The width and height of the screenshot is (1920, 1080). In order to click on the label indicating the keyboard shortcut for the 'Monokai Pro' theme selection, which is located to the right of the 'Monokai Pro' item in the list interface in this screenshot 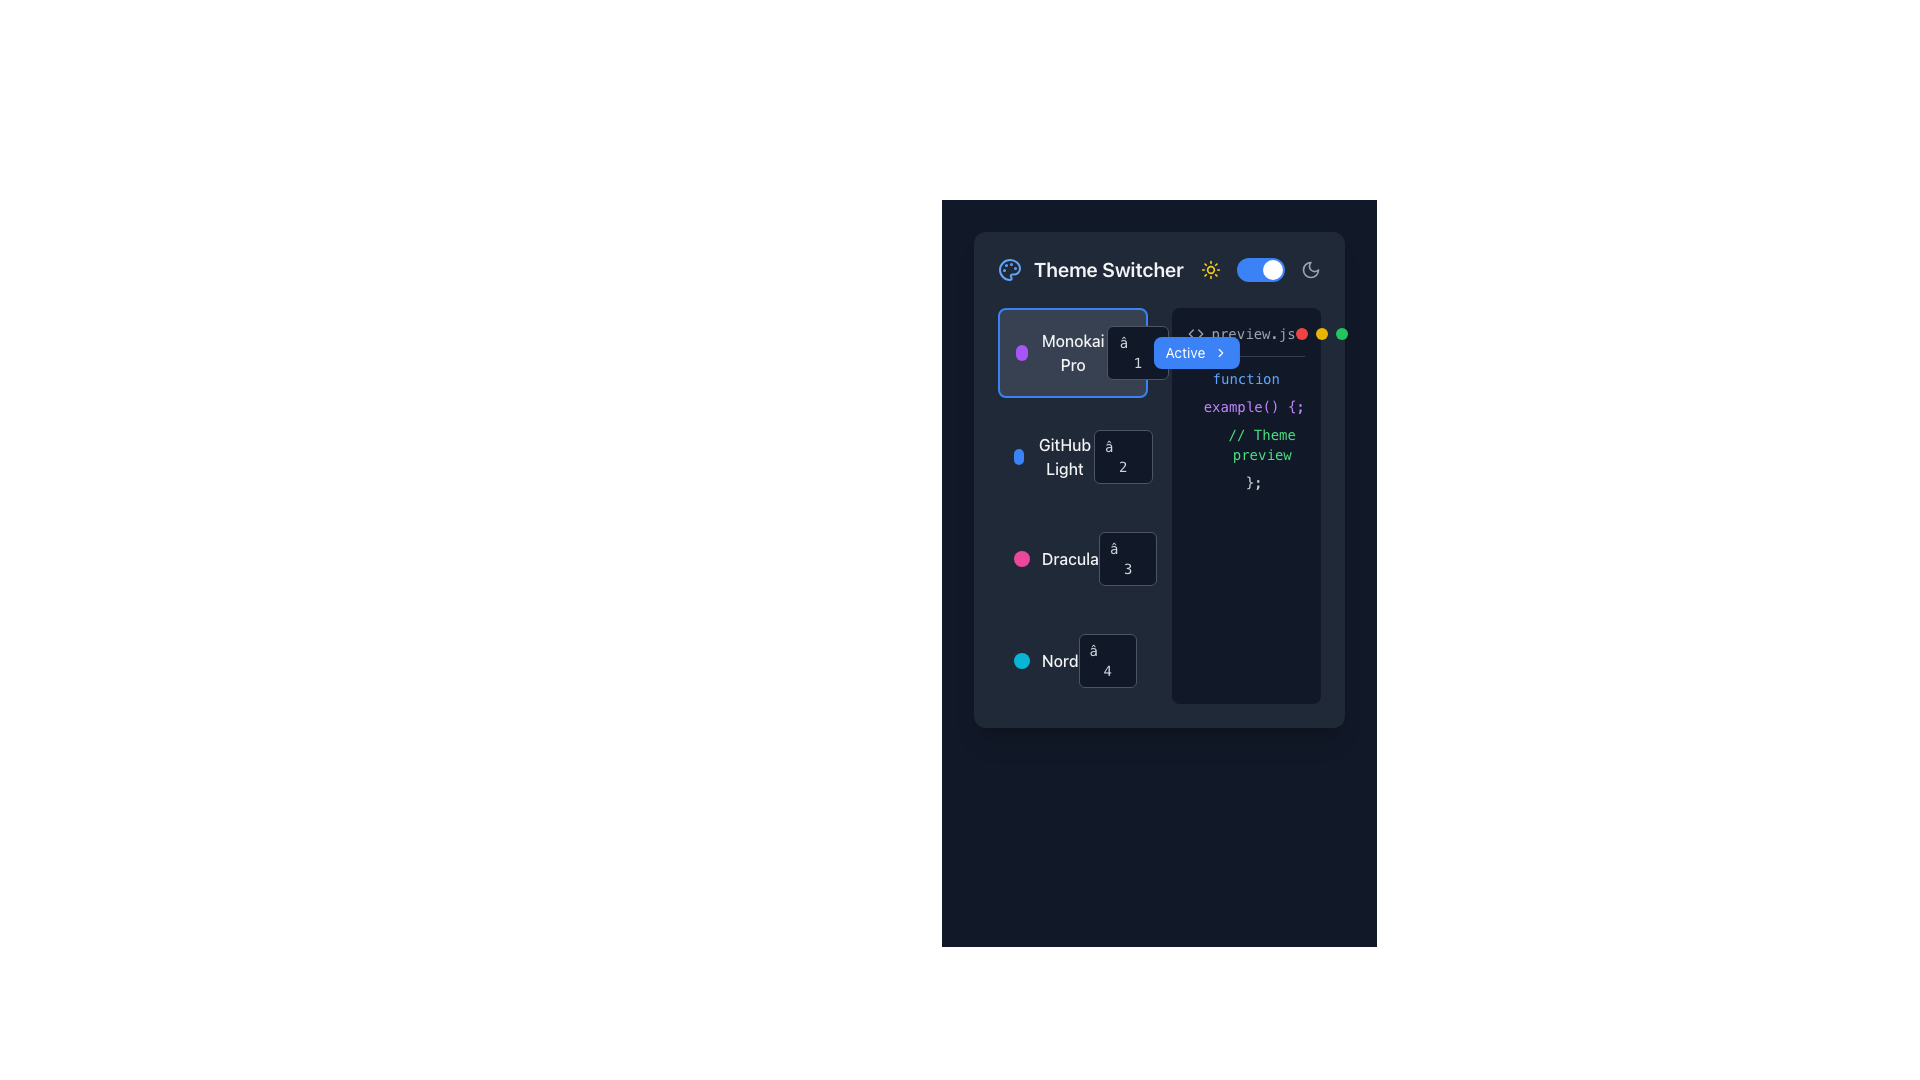, I will do `click(1150, 352)`.